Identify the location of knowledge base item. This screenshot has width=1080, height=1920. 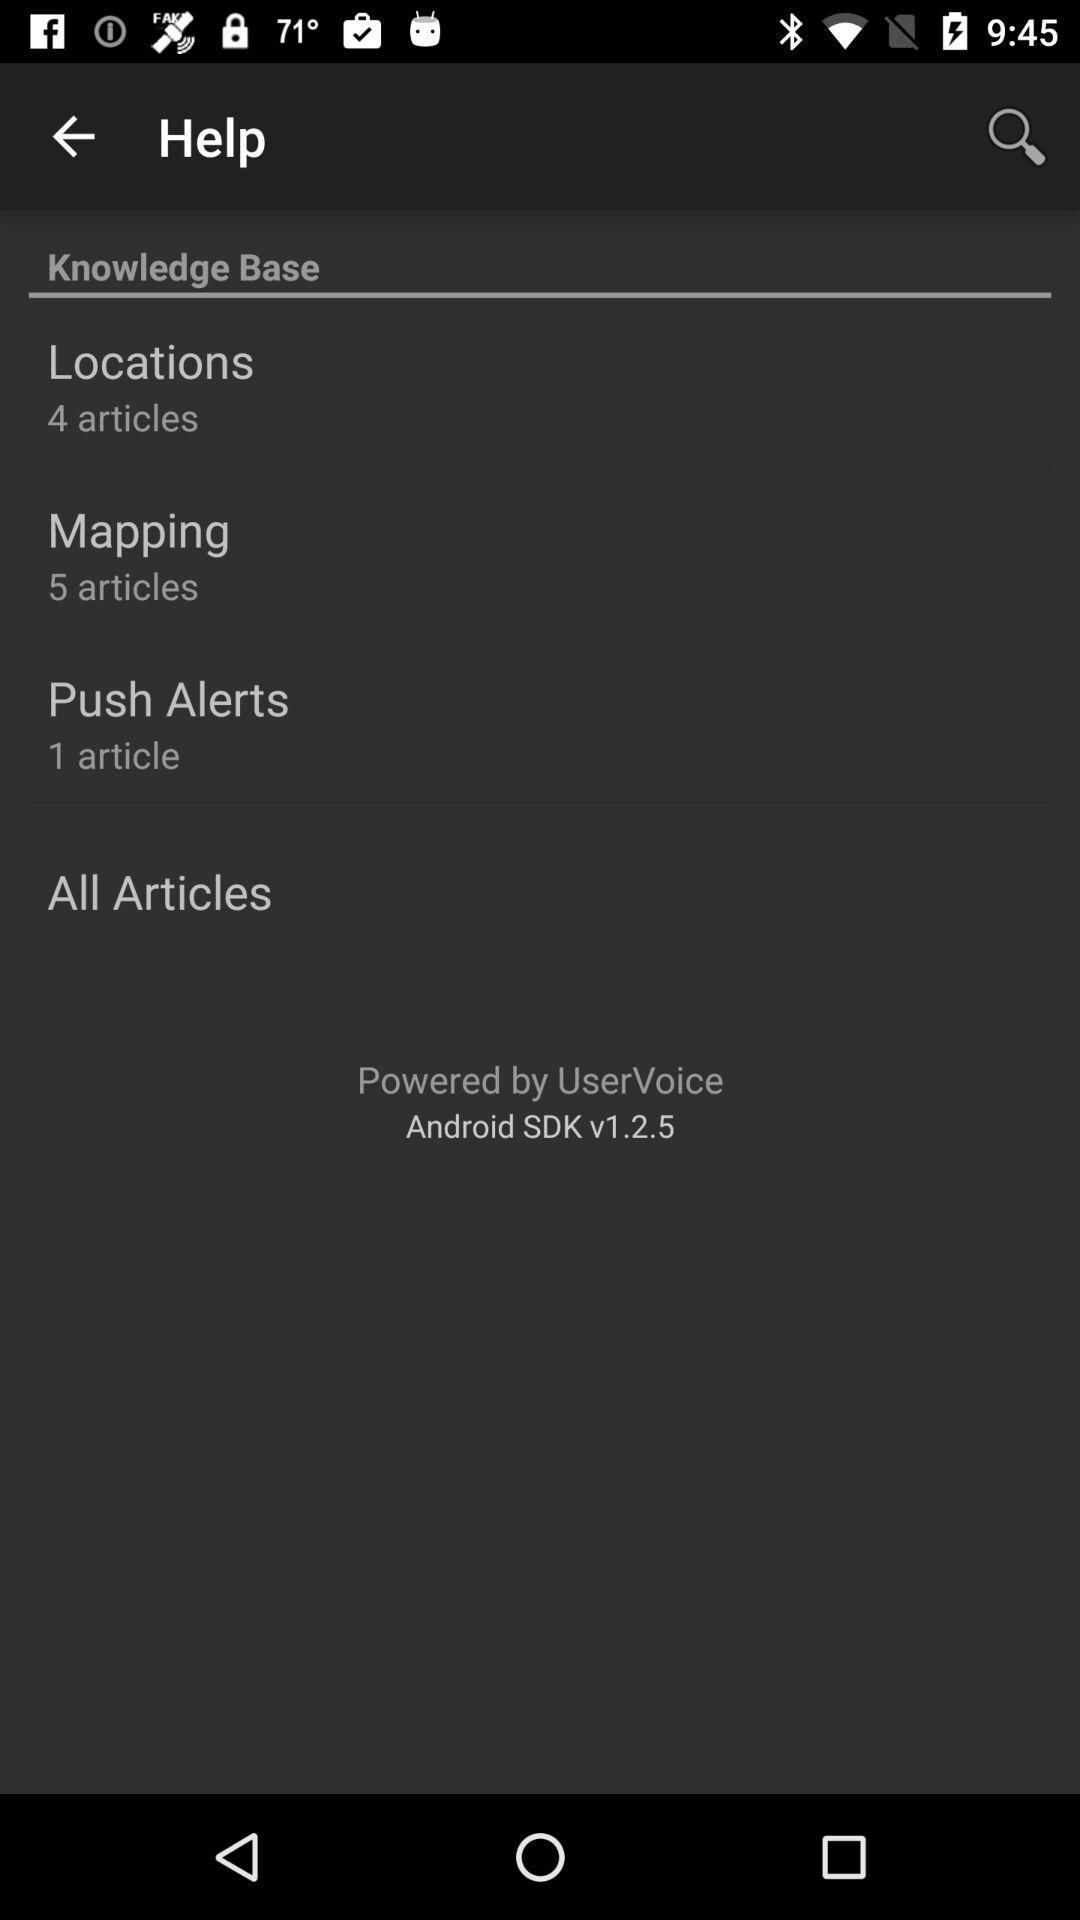
(540, 254).